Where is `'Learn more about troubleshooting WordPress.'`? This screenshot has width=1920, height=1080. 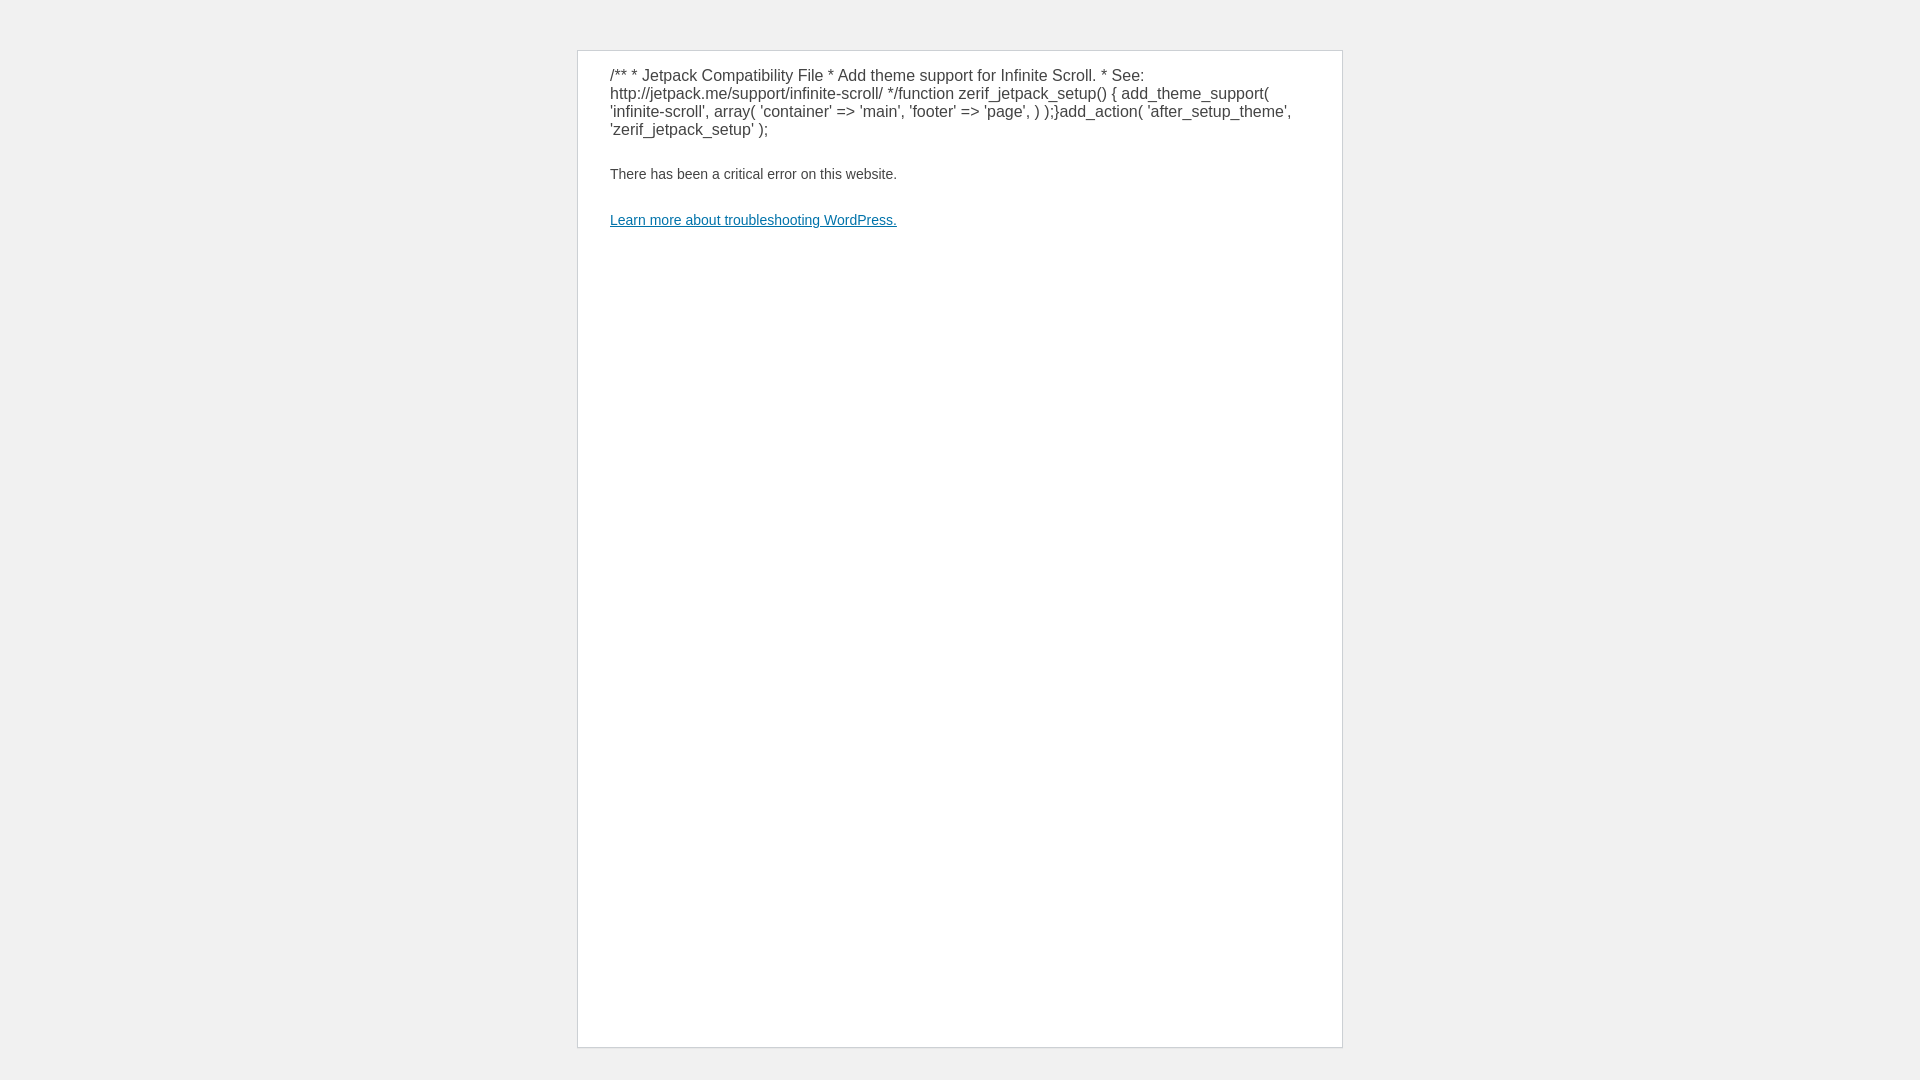 'Learn more about troubleshooting WordPress.' is located at coordinates (752, 219).